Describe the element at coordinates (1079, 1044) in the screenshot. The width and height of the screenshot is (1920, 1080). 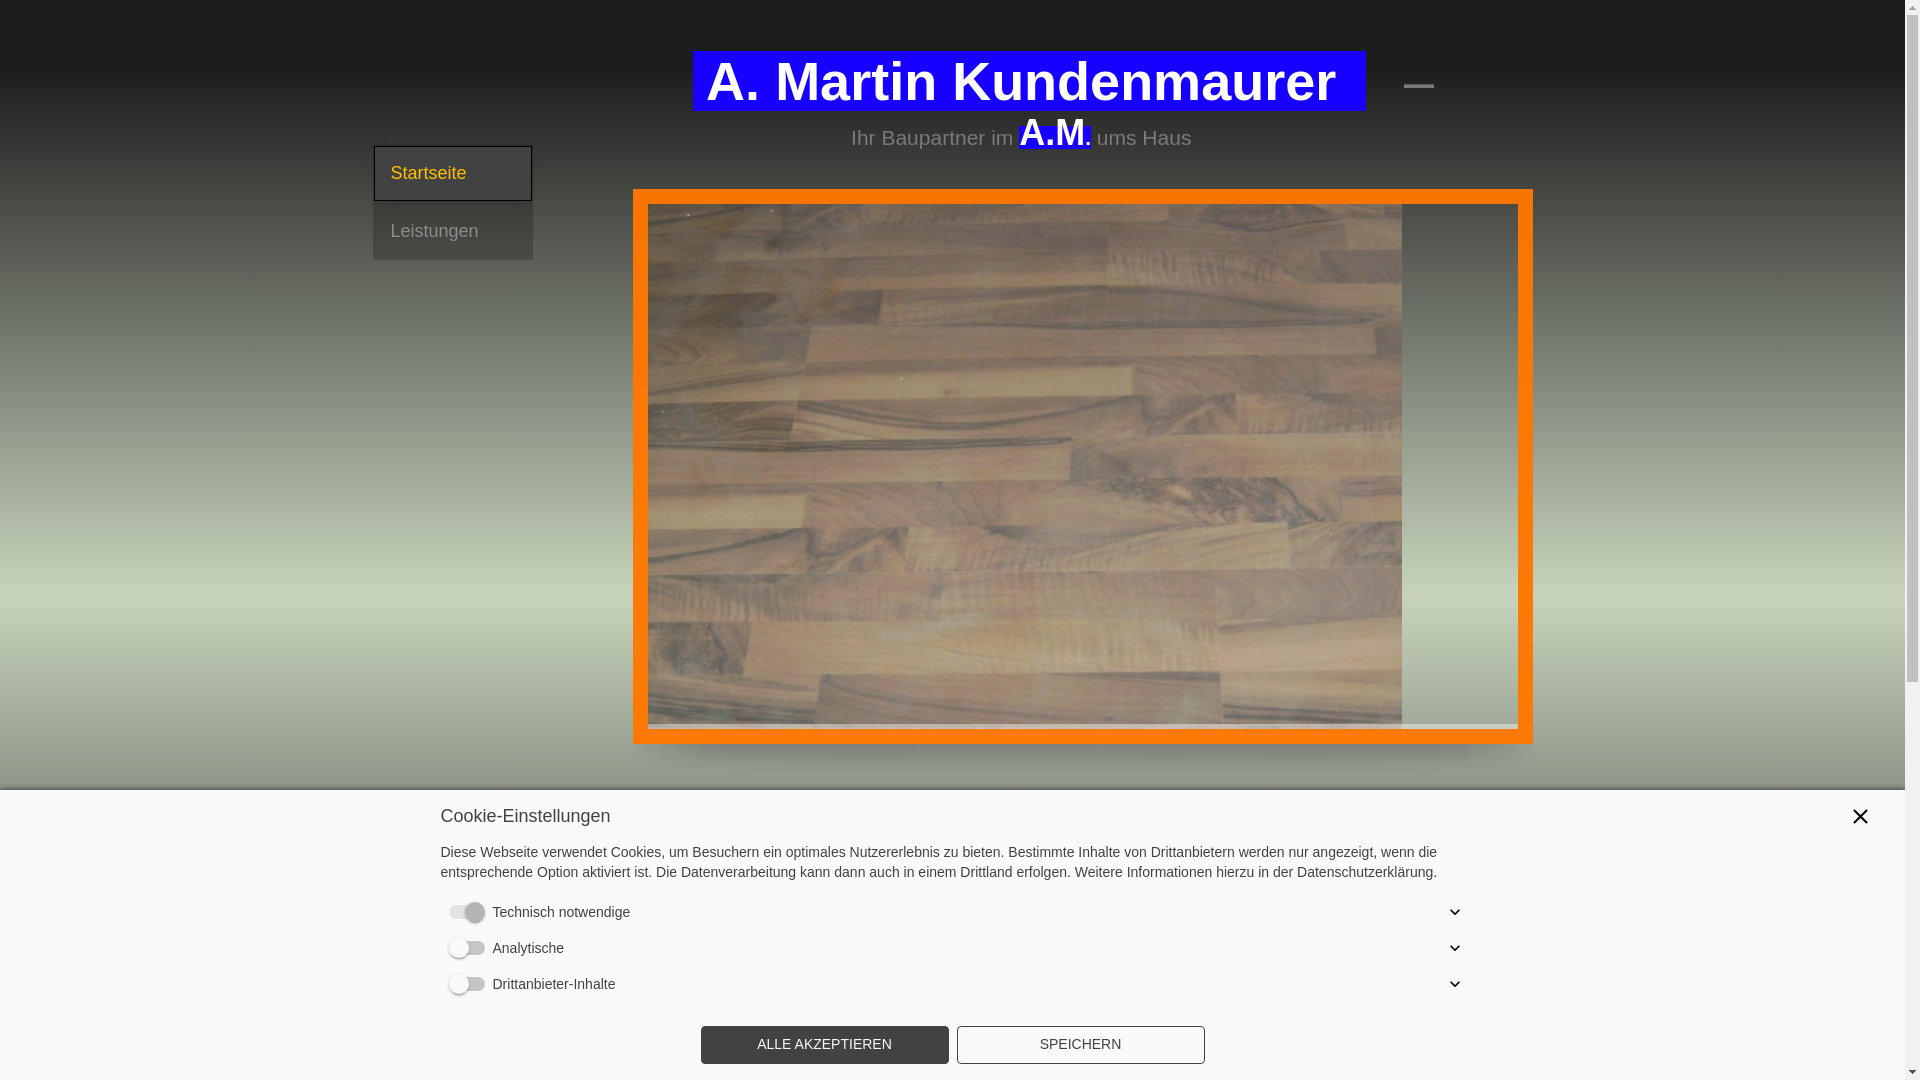
I see `'SPEICHERN'` at that location.